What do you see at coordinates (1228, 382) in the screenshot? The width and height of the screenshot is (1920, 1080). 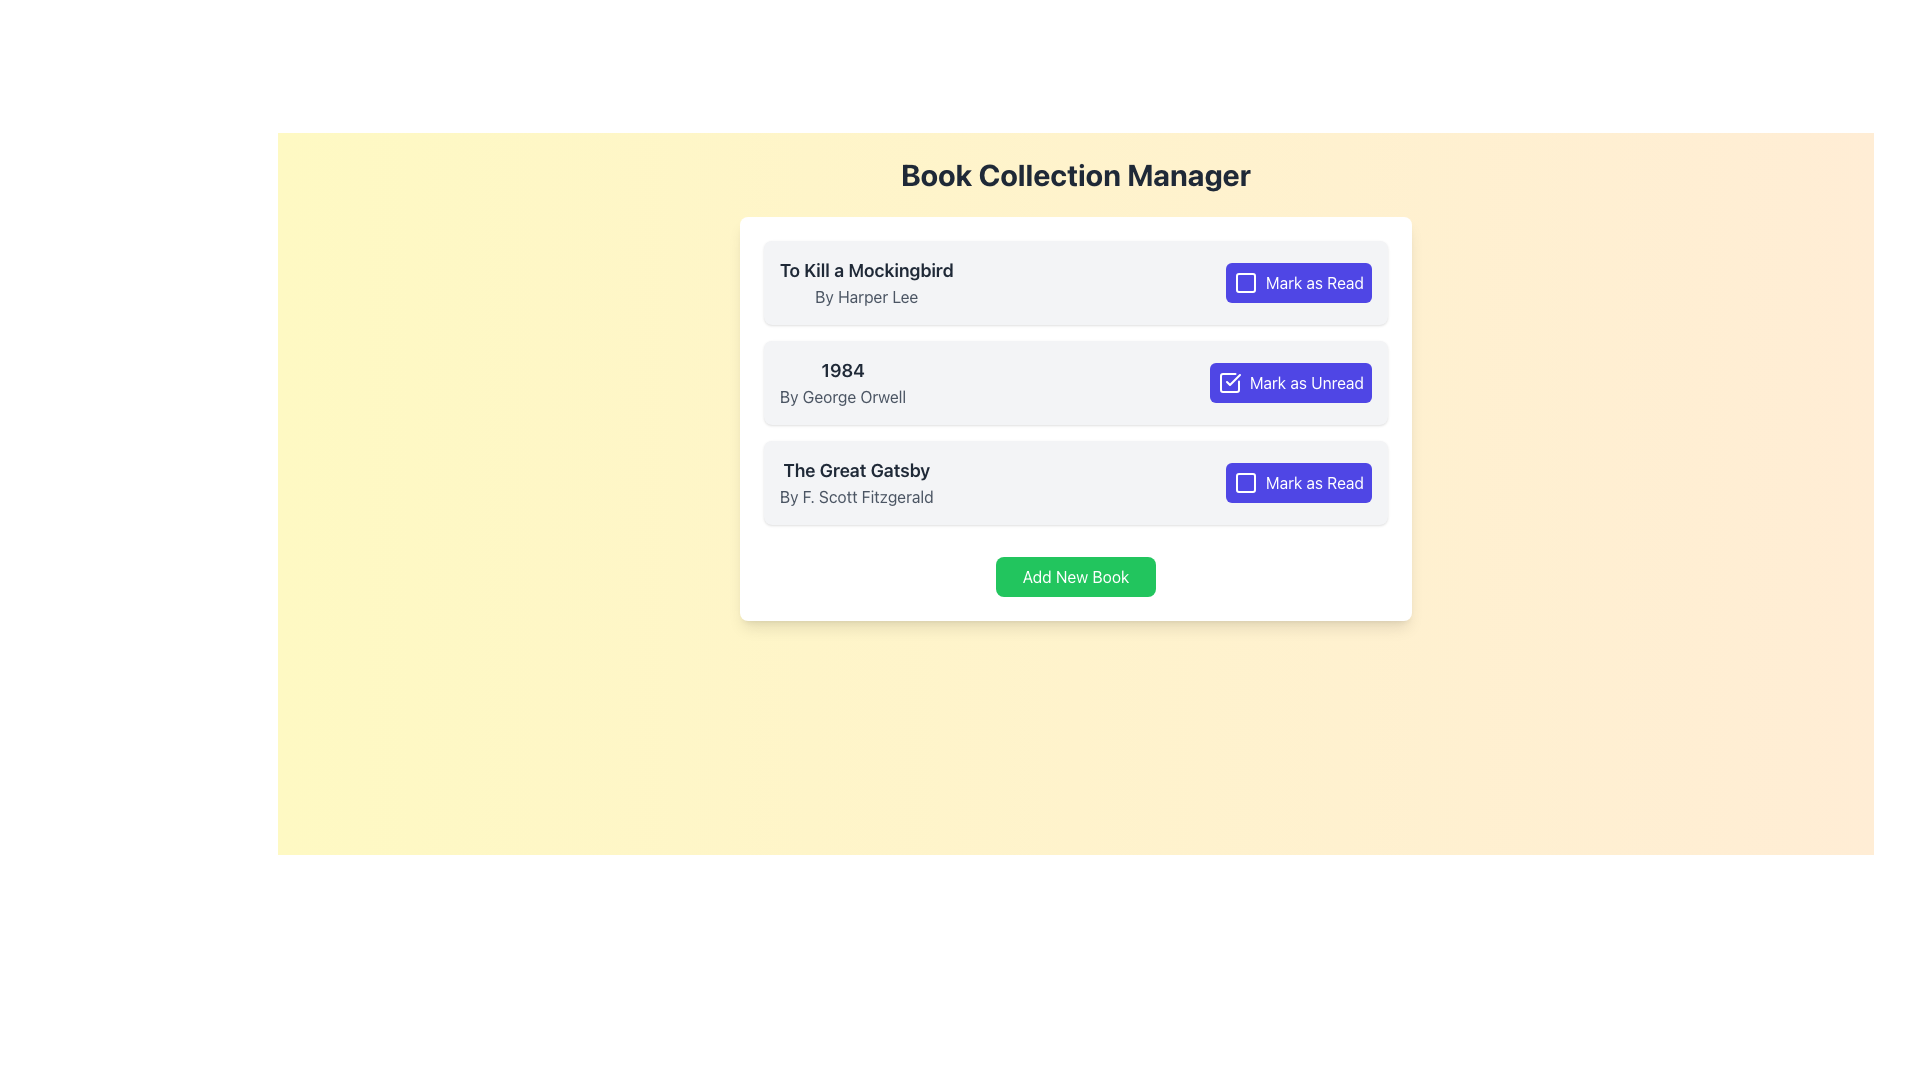 I see `the checkmark icon within the 'Mark as Unread' button next to the '1984' book entry` at bounding box center [1228, 382].